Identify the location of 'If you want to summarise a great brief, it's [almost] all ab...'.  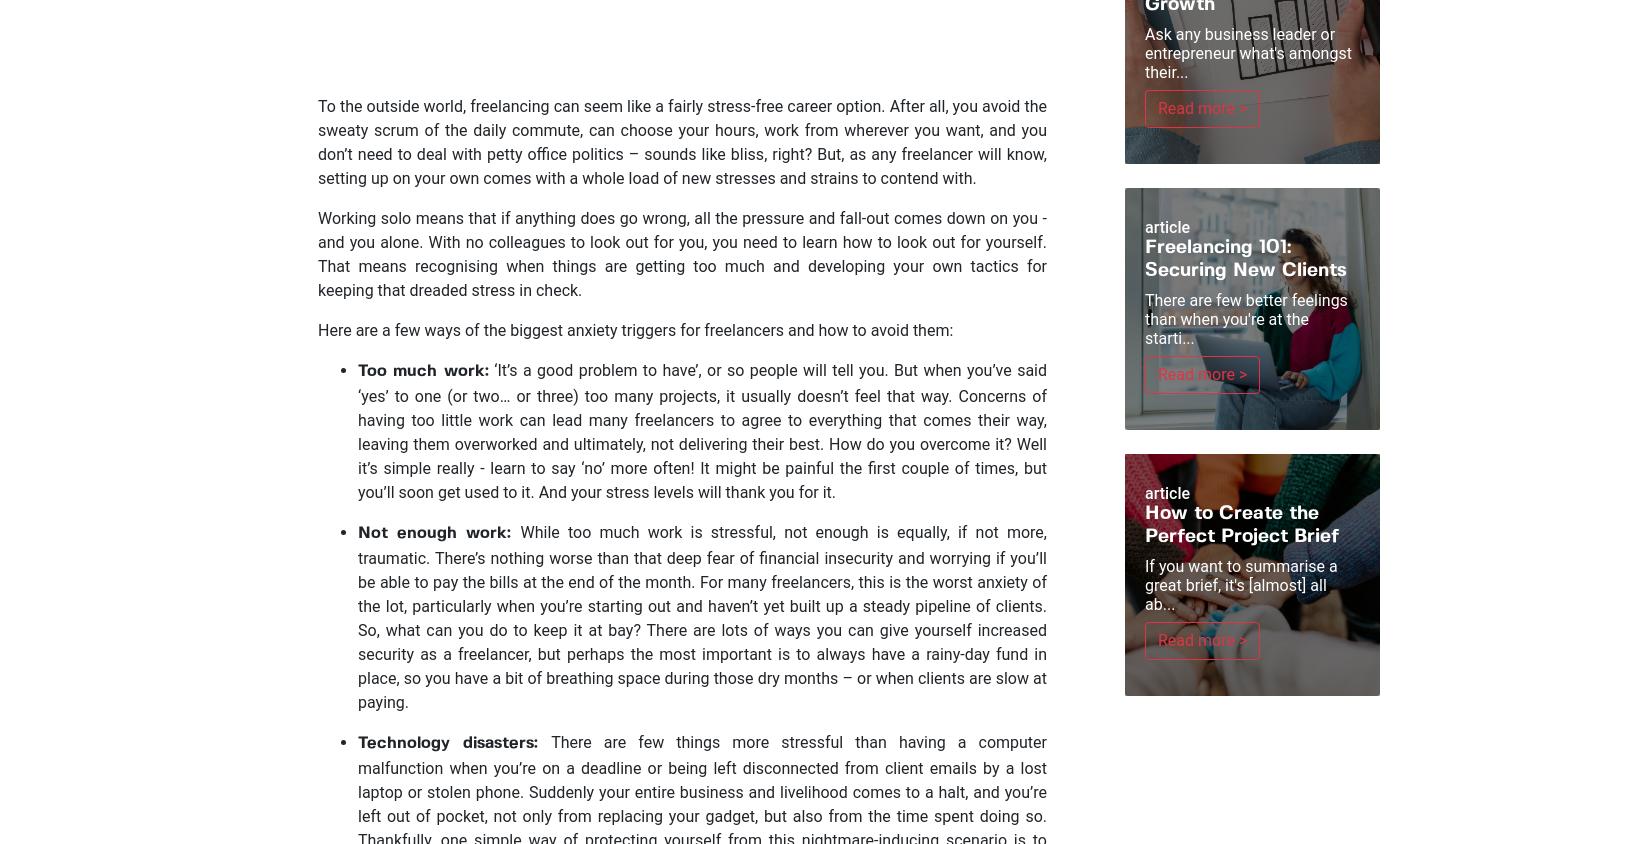
(1239, 585).